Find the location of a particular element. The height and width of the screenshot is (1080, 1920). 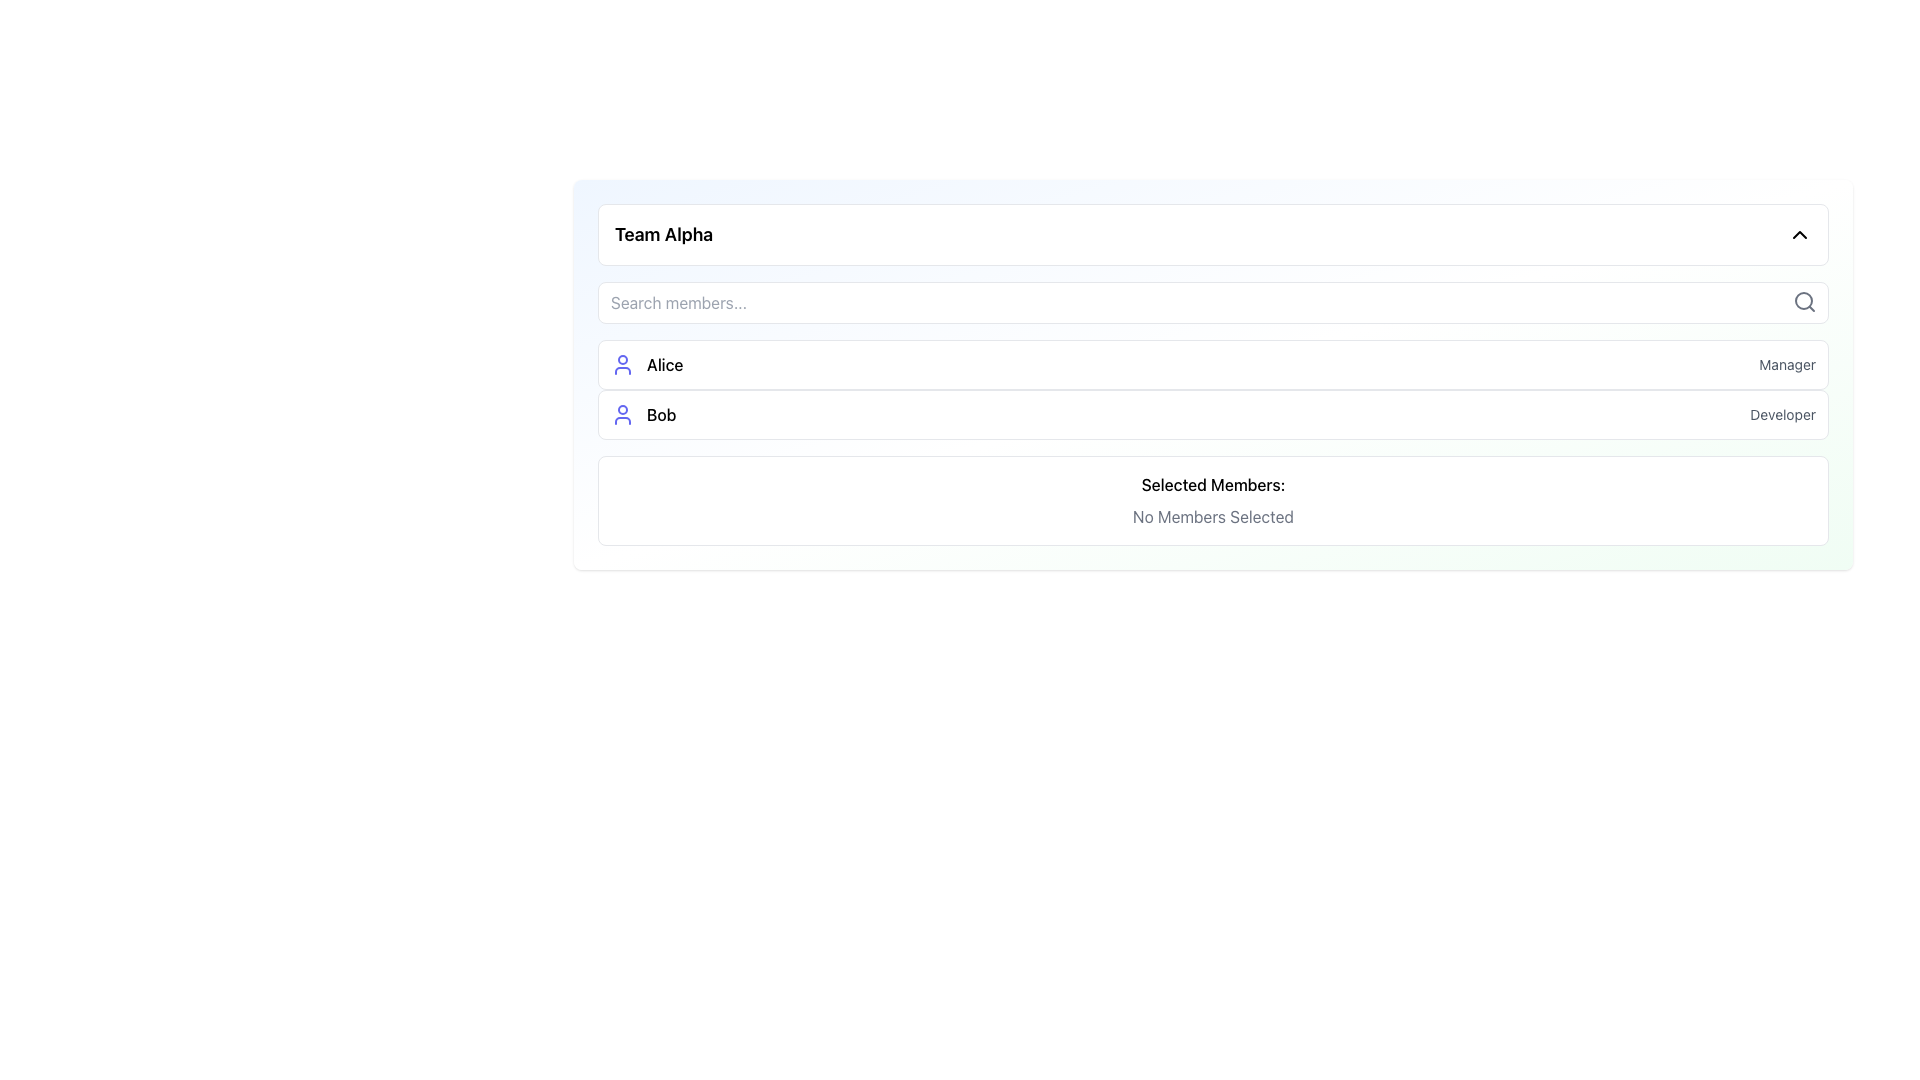

the chevron-shaped icon button located in the header section labeled 'Team Alpha' is located at coordinates (1800, 234).